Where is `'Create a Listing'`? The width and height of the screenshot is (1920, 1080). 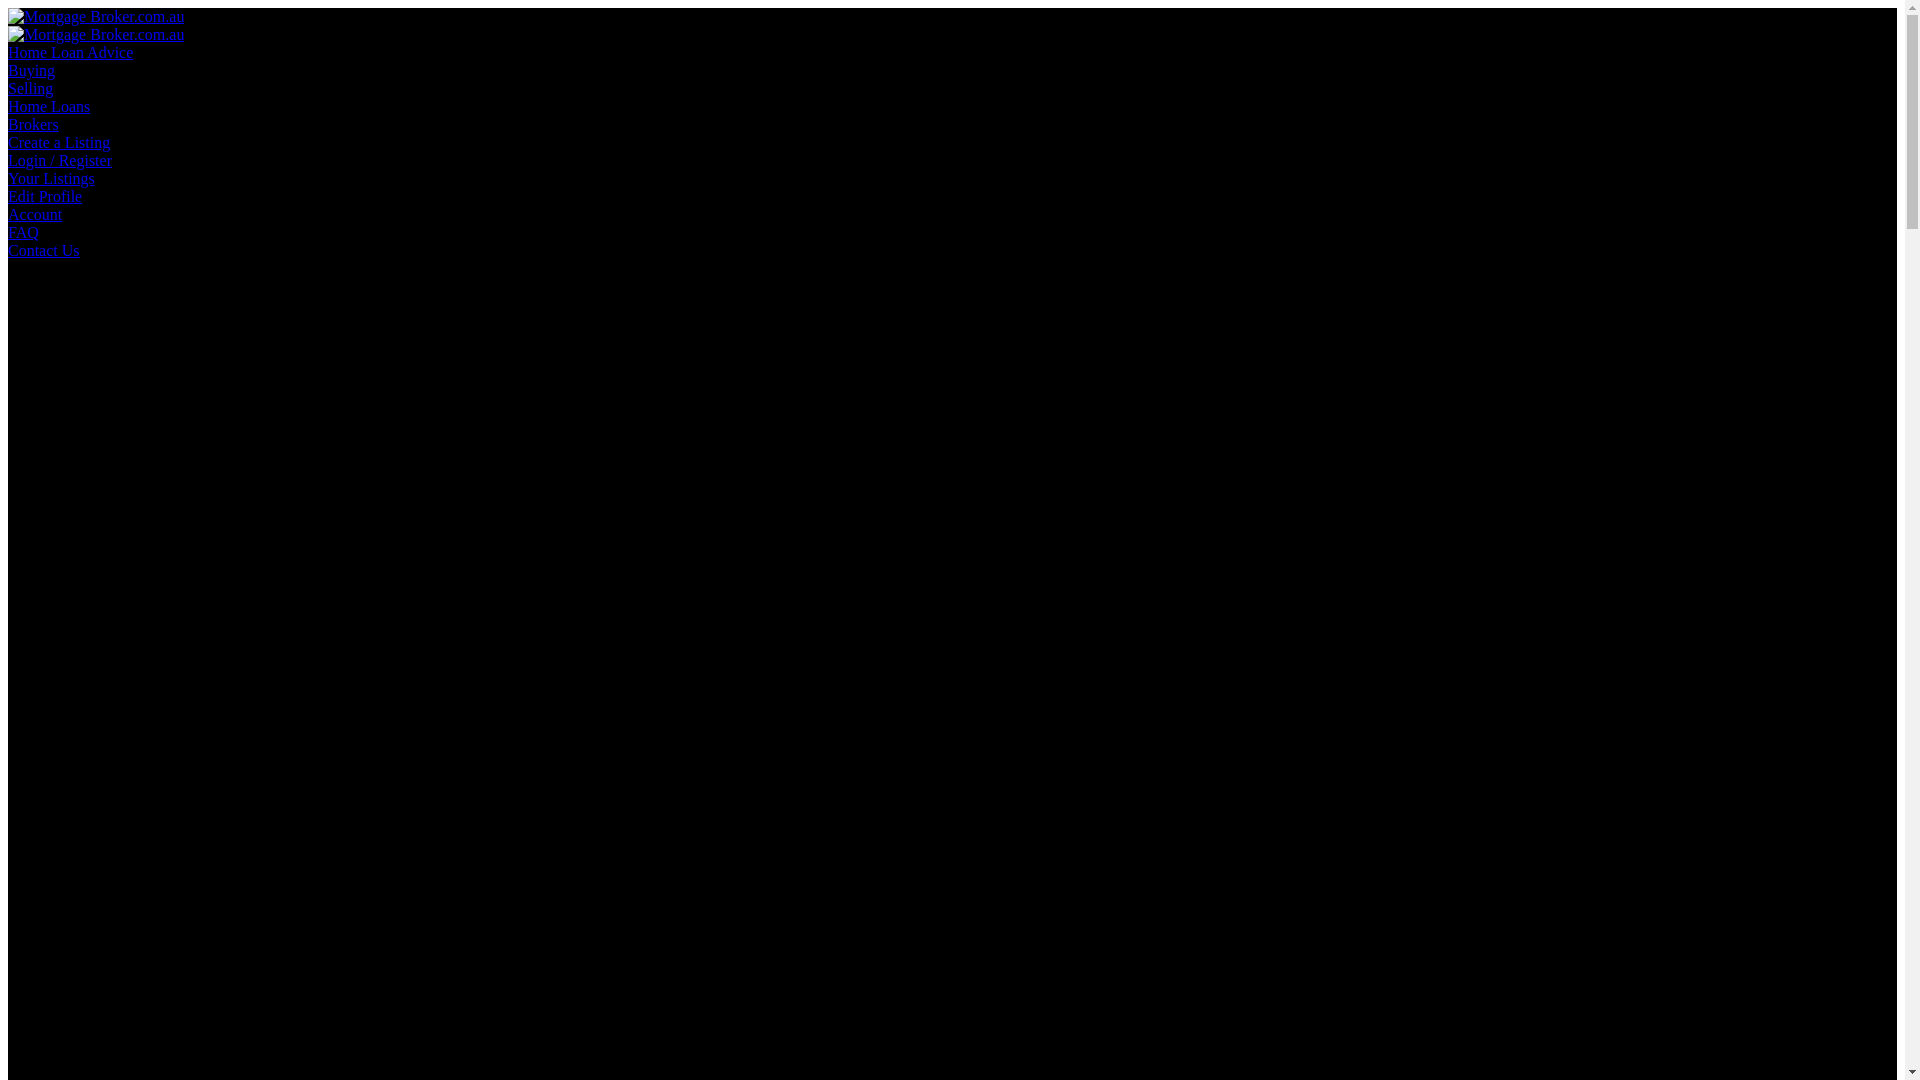 'Create a Listing' is located at coordinates (8, 141).